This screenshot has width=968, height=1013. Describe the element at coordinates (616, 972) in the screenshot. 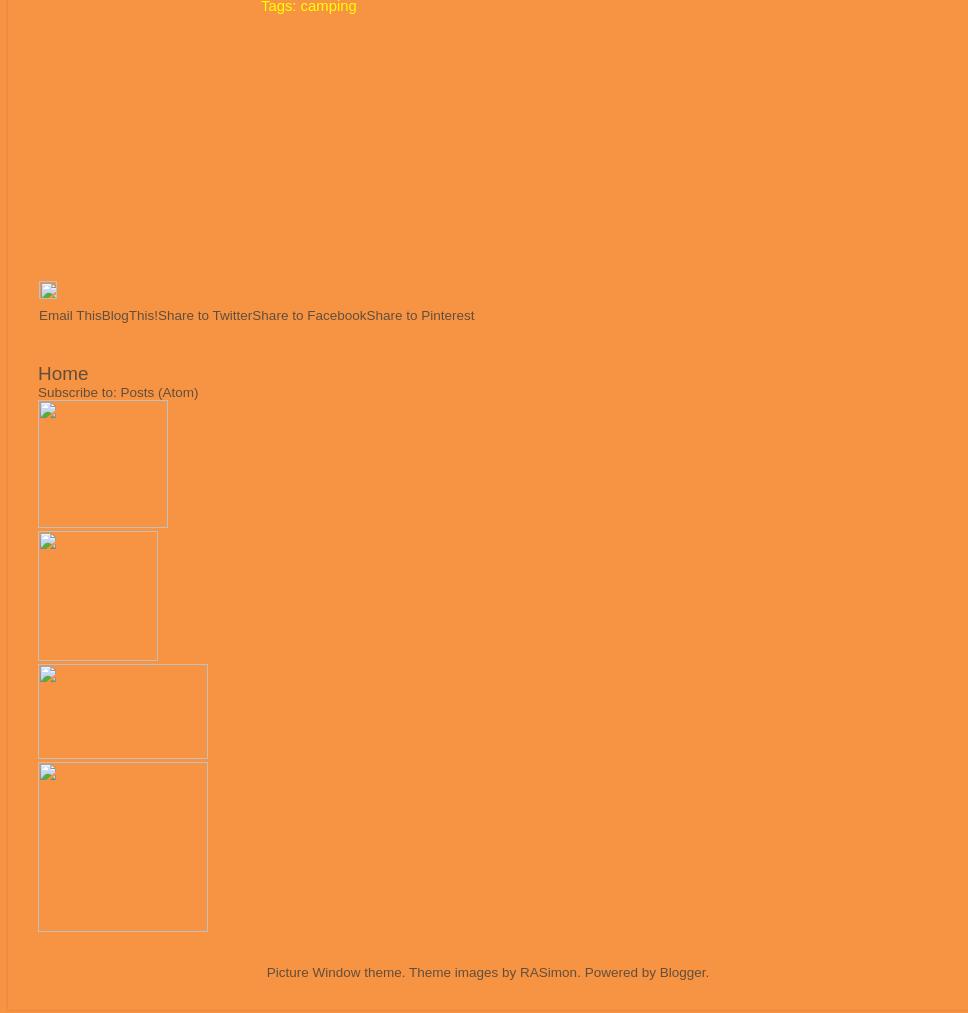

I see `'. Powered by'` at that location.